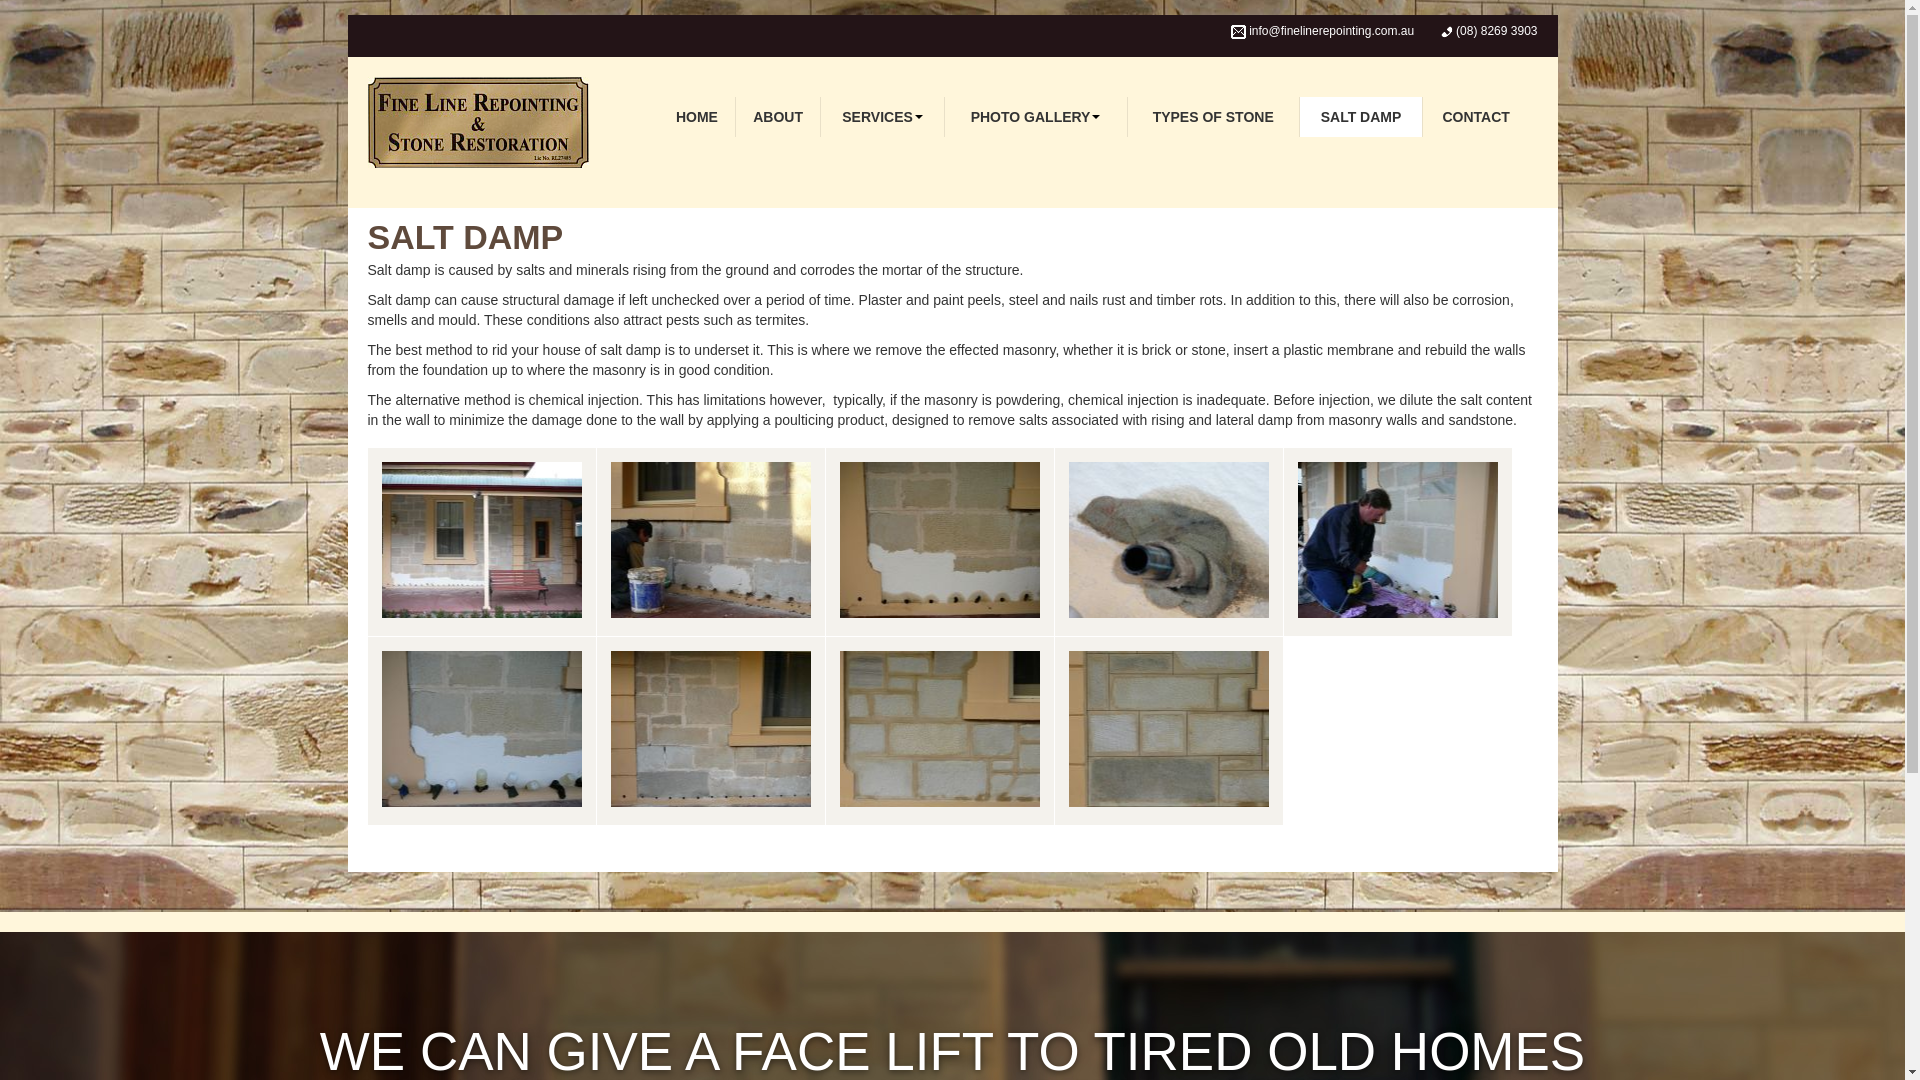 Image resolution: width=1920 pixels, height=1080 pixels. I want to click on 'PHOTO GALLERY', so click(1036, 116).